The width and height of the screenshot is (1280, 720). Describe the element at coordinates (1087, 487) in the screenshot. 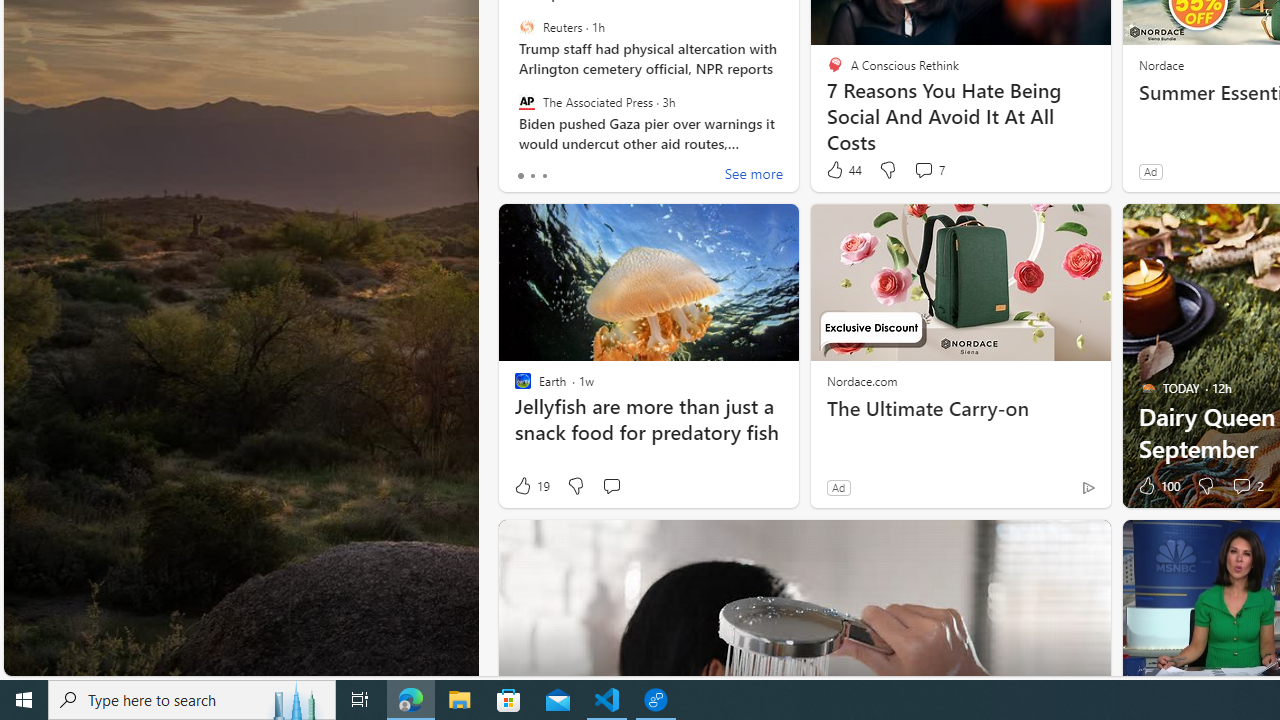

I see `'Ad Choice'` at that location.